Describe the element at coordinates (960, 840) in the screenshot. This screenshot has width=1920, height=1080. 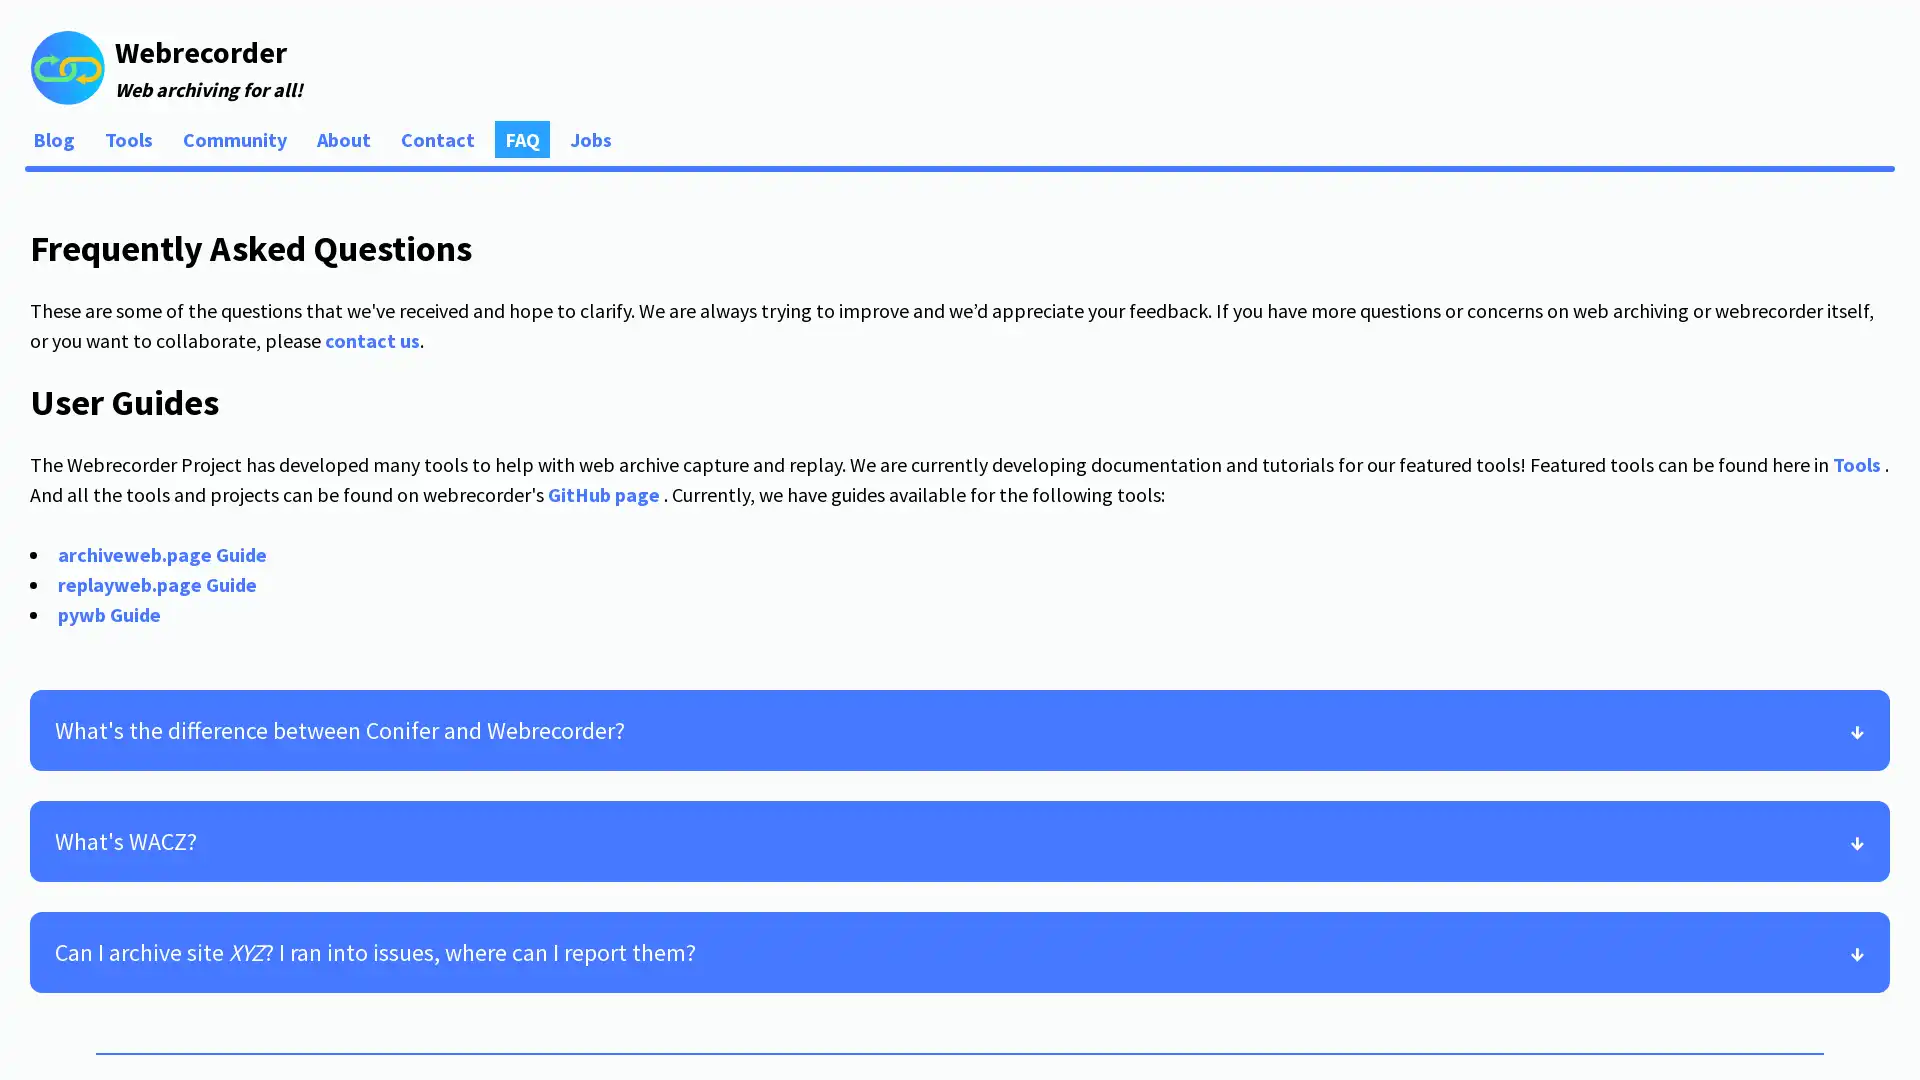
I see `What's WACZ?` at that location.